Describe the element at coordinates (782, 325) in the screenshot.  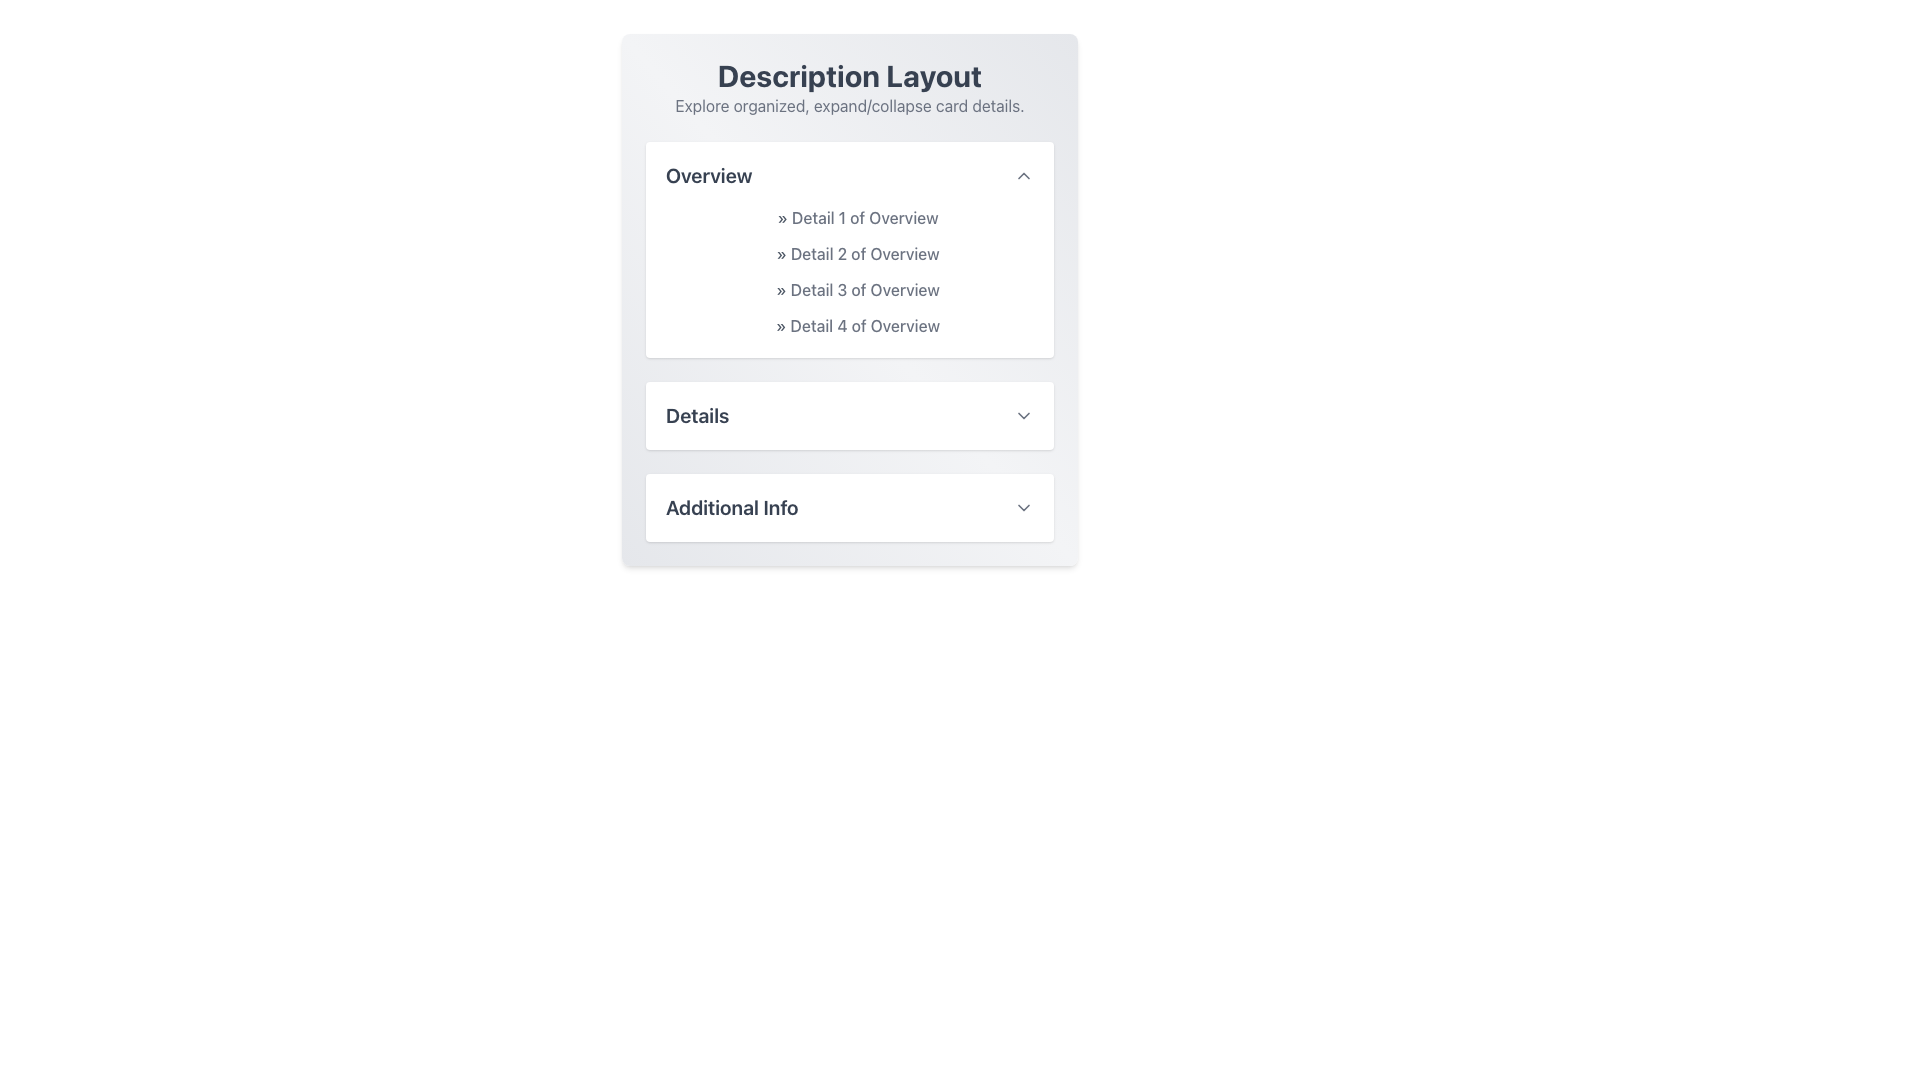
I see `the right-pointing chevron icon ('»') styled in gray (#606060) located at the beginning of the text 'Detail 4 of Overview' in the 'Overview' section` at that location.